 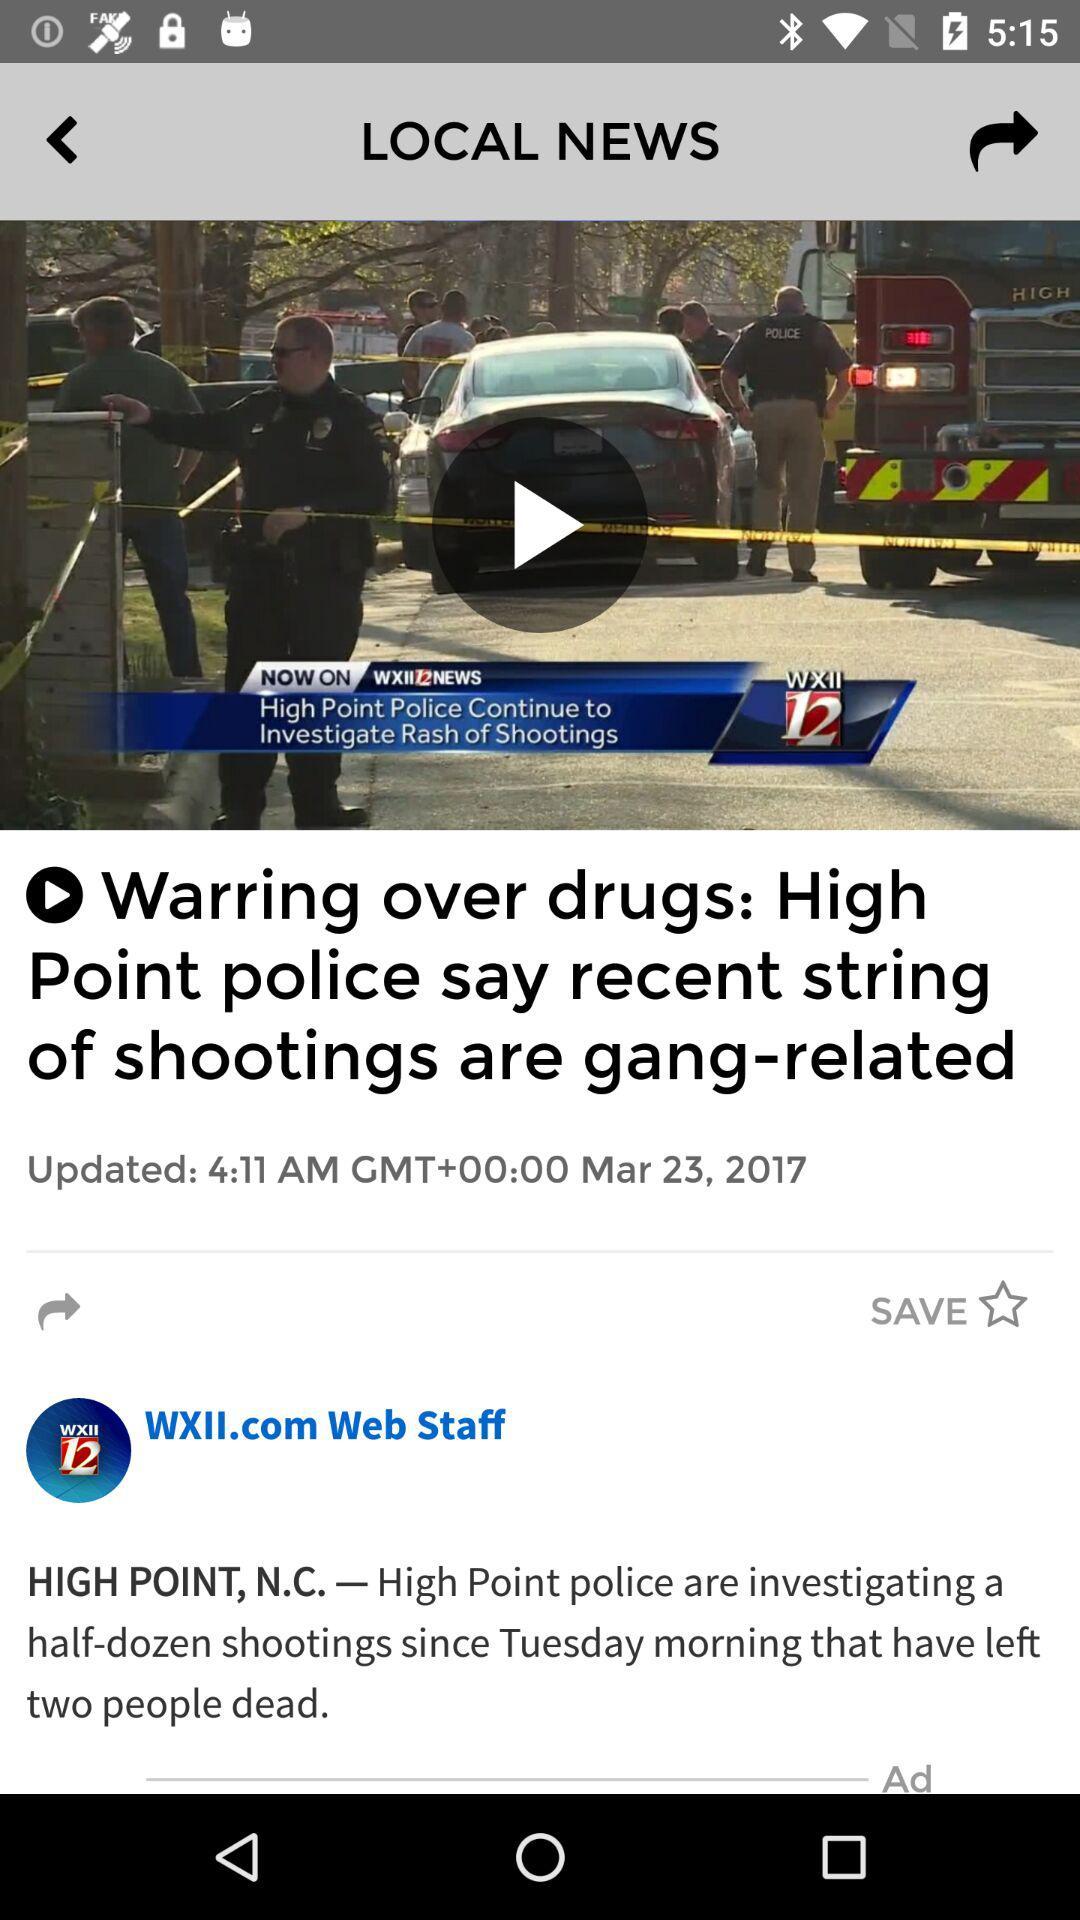 I want to click on the icon below high point n icon, so click(x=506, y=1779).